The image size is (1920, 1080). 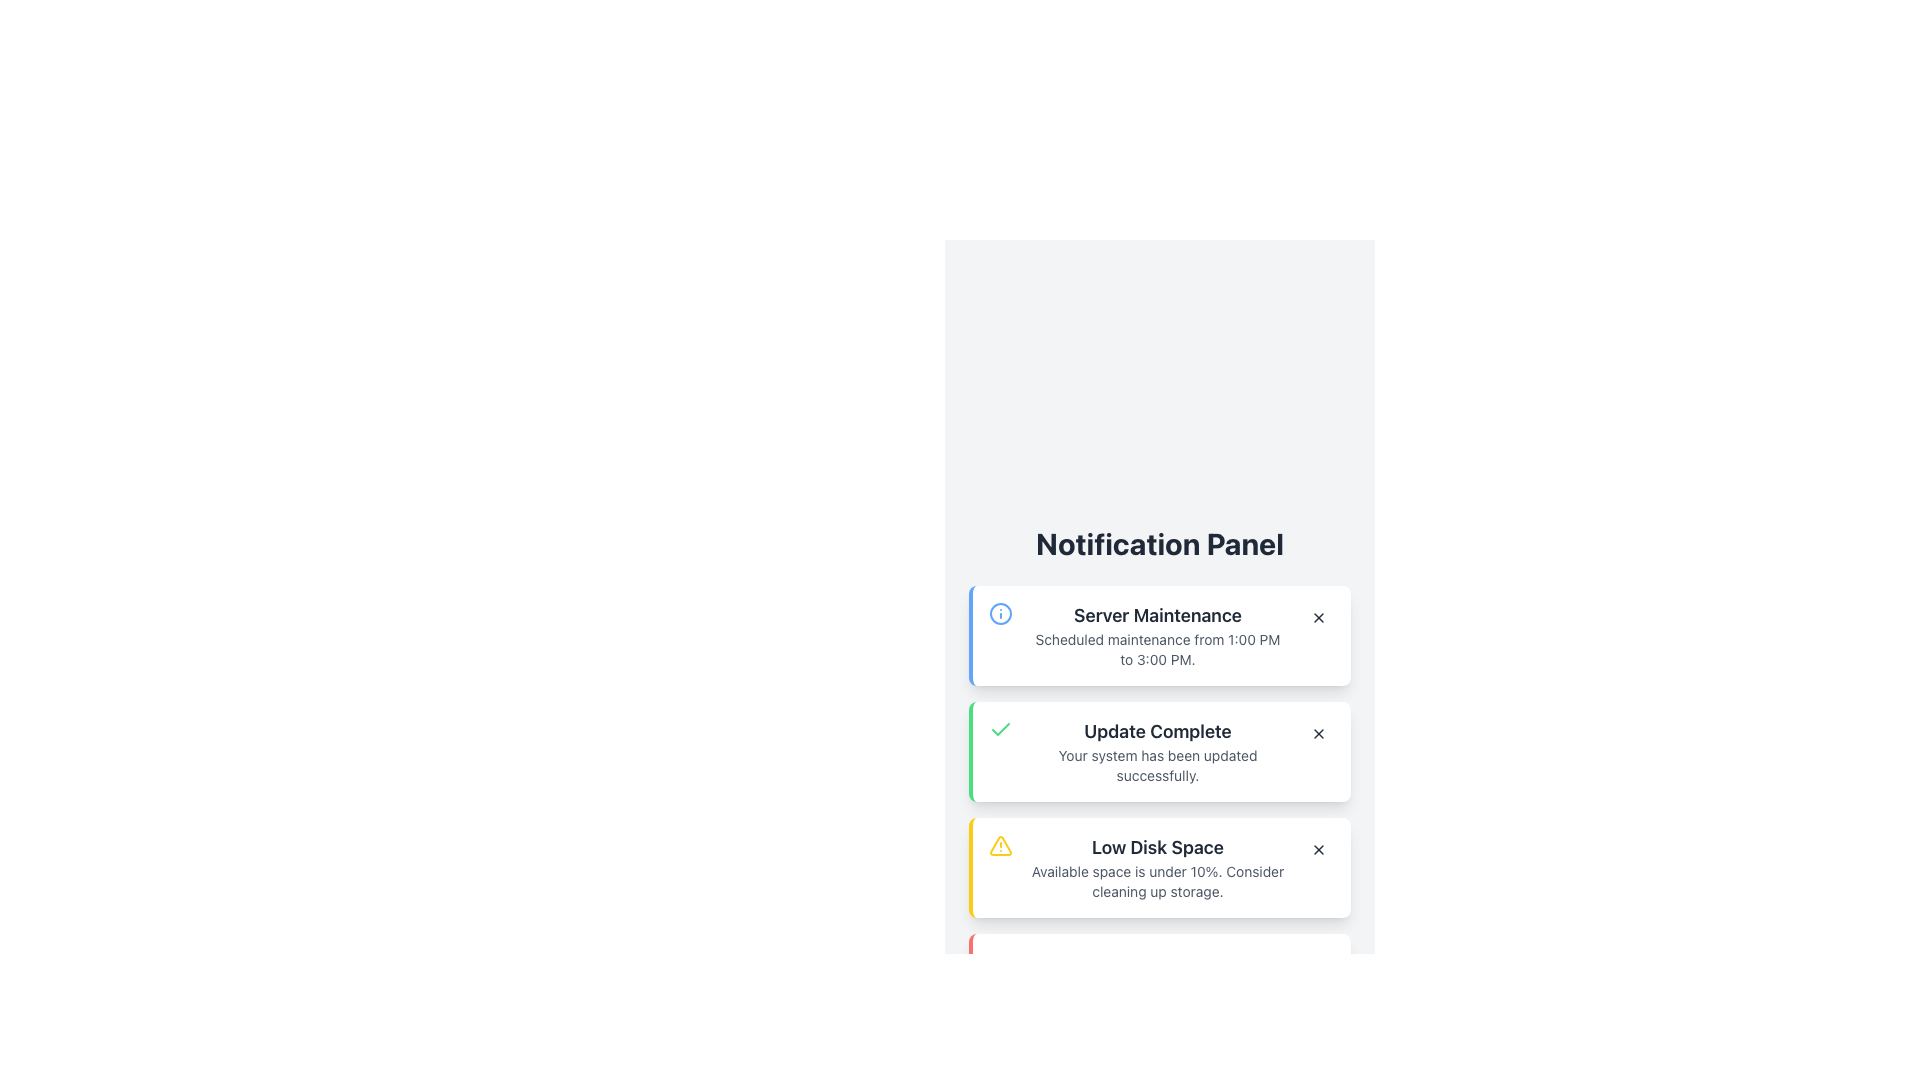 I want to click on the dismiss button for the 'Low Disk Space' notification, so click(x=1319, y=849).